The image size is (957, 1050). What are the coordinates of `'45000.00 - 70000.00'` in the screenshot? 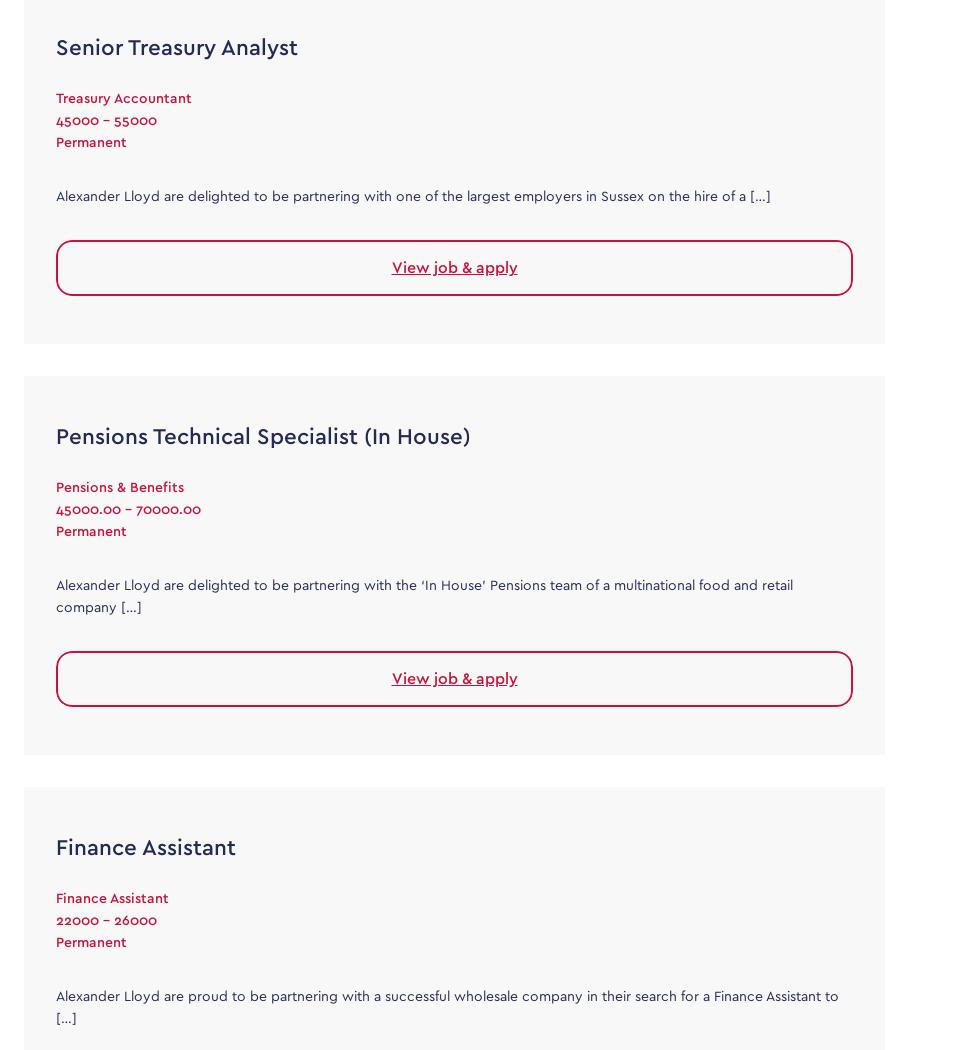 It's located at (128, 508).